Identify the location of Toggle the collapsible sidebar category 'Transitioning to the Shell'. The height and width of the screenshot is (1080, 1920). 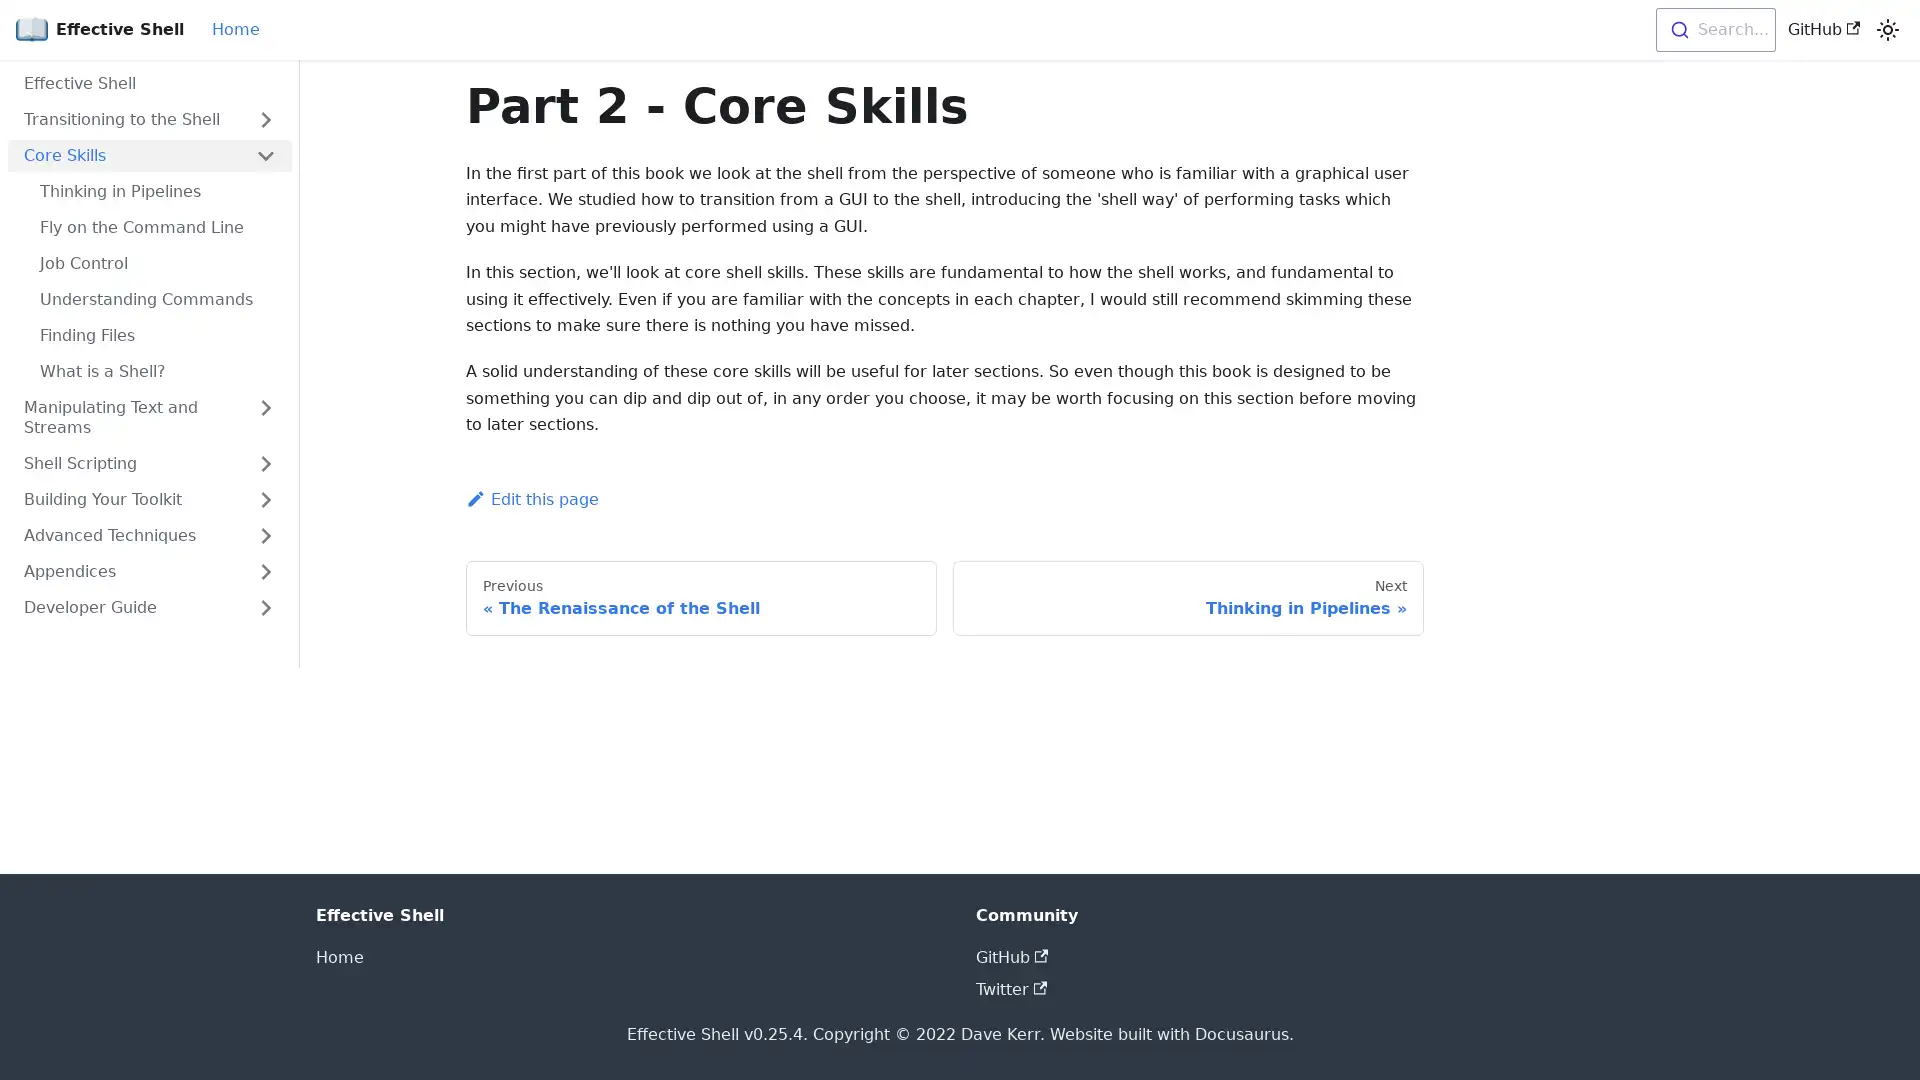
(264, 119).